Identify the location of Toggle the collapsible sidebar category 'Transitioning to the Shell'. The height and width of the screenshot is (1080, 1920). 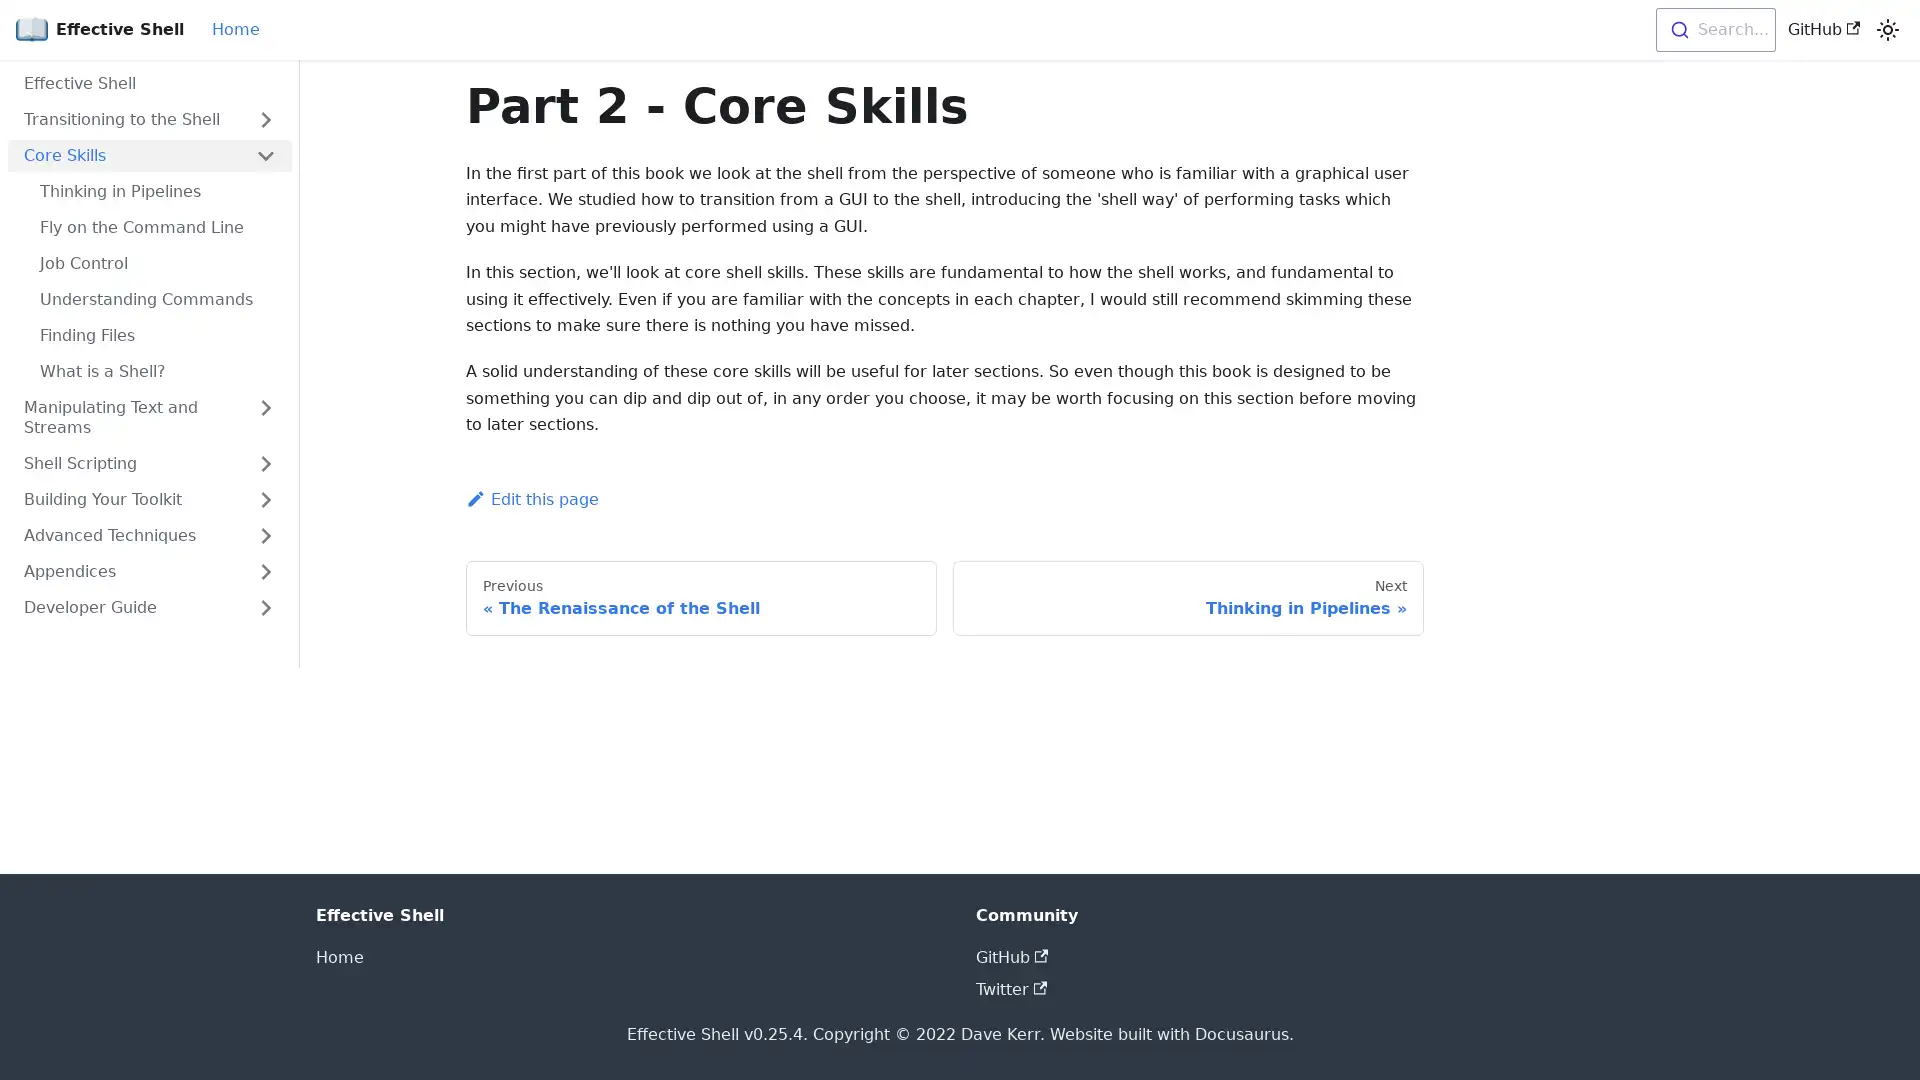
(264, 119).